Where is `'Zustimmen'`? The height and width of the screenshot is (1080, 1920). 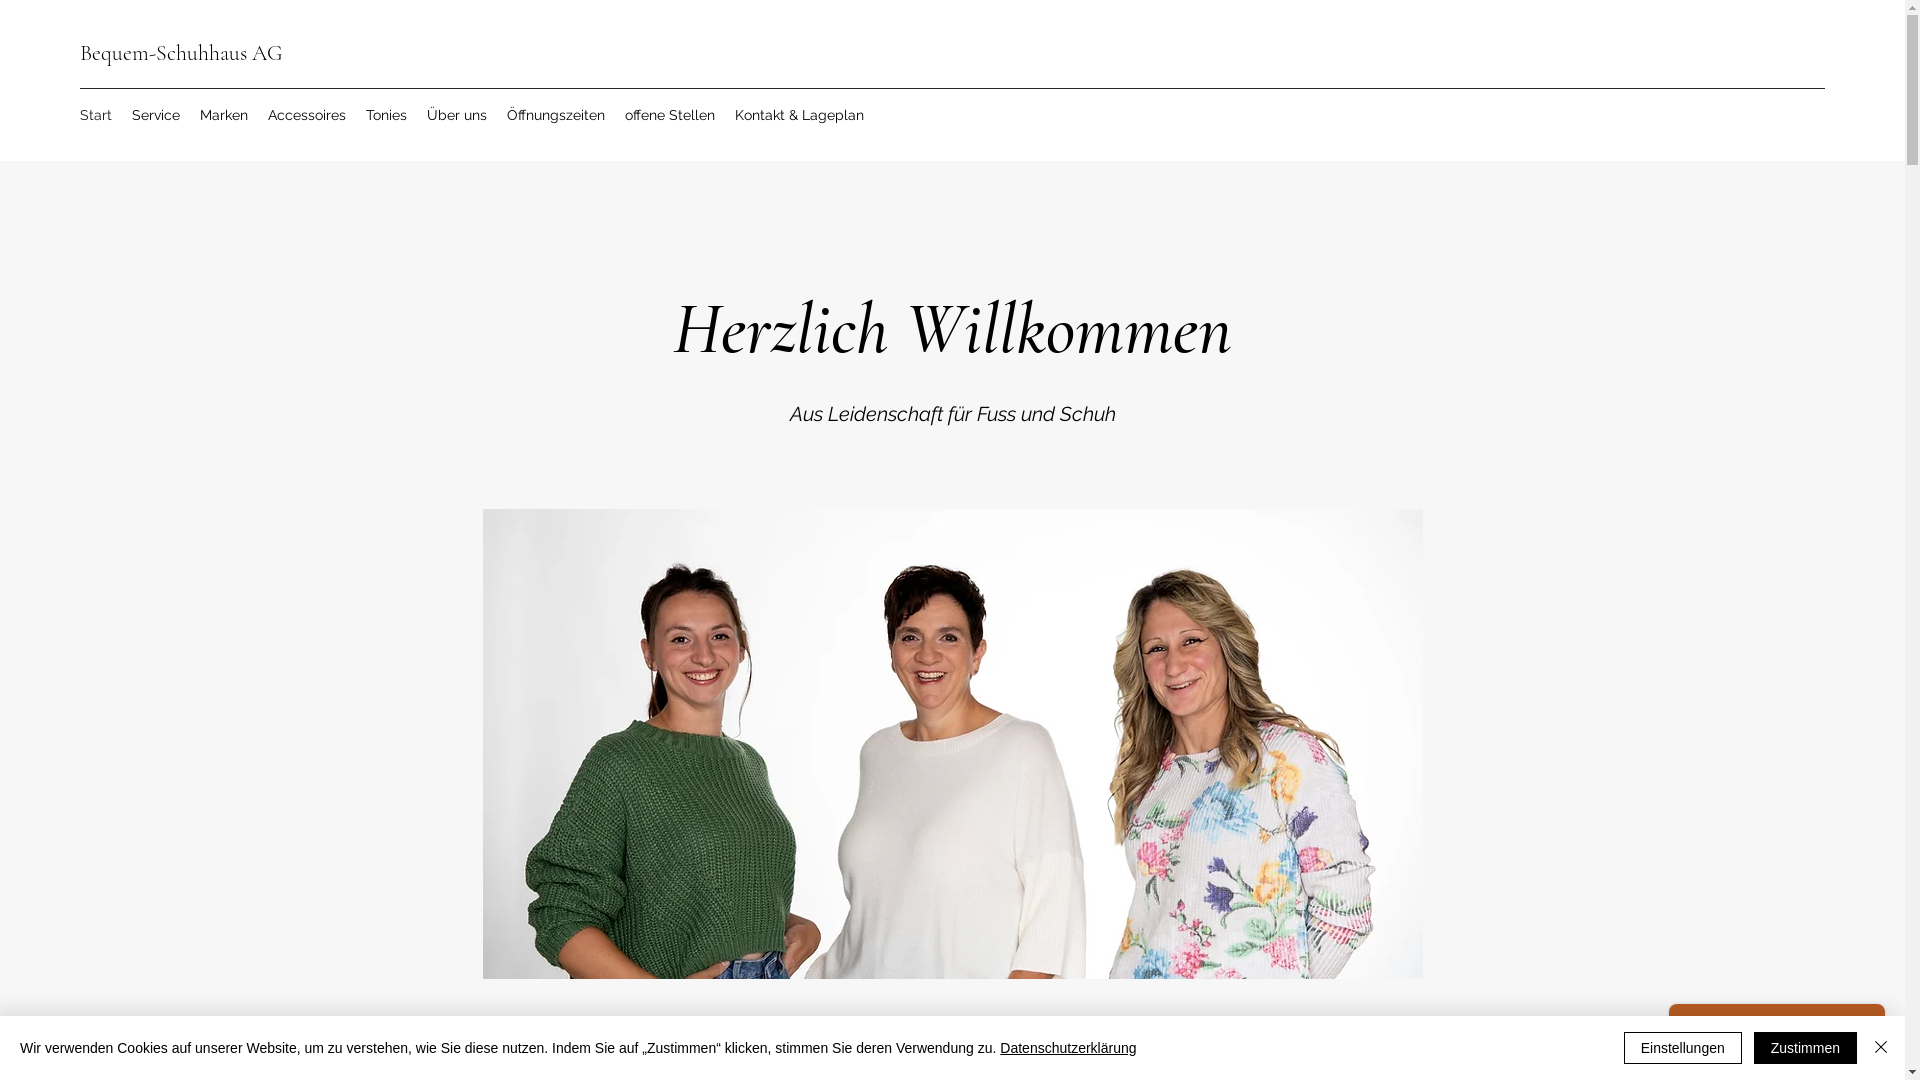 'Zustimmen' is located at coordinates (1805, 1047).